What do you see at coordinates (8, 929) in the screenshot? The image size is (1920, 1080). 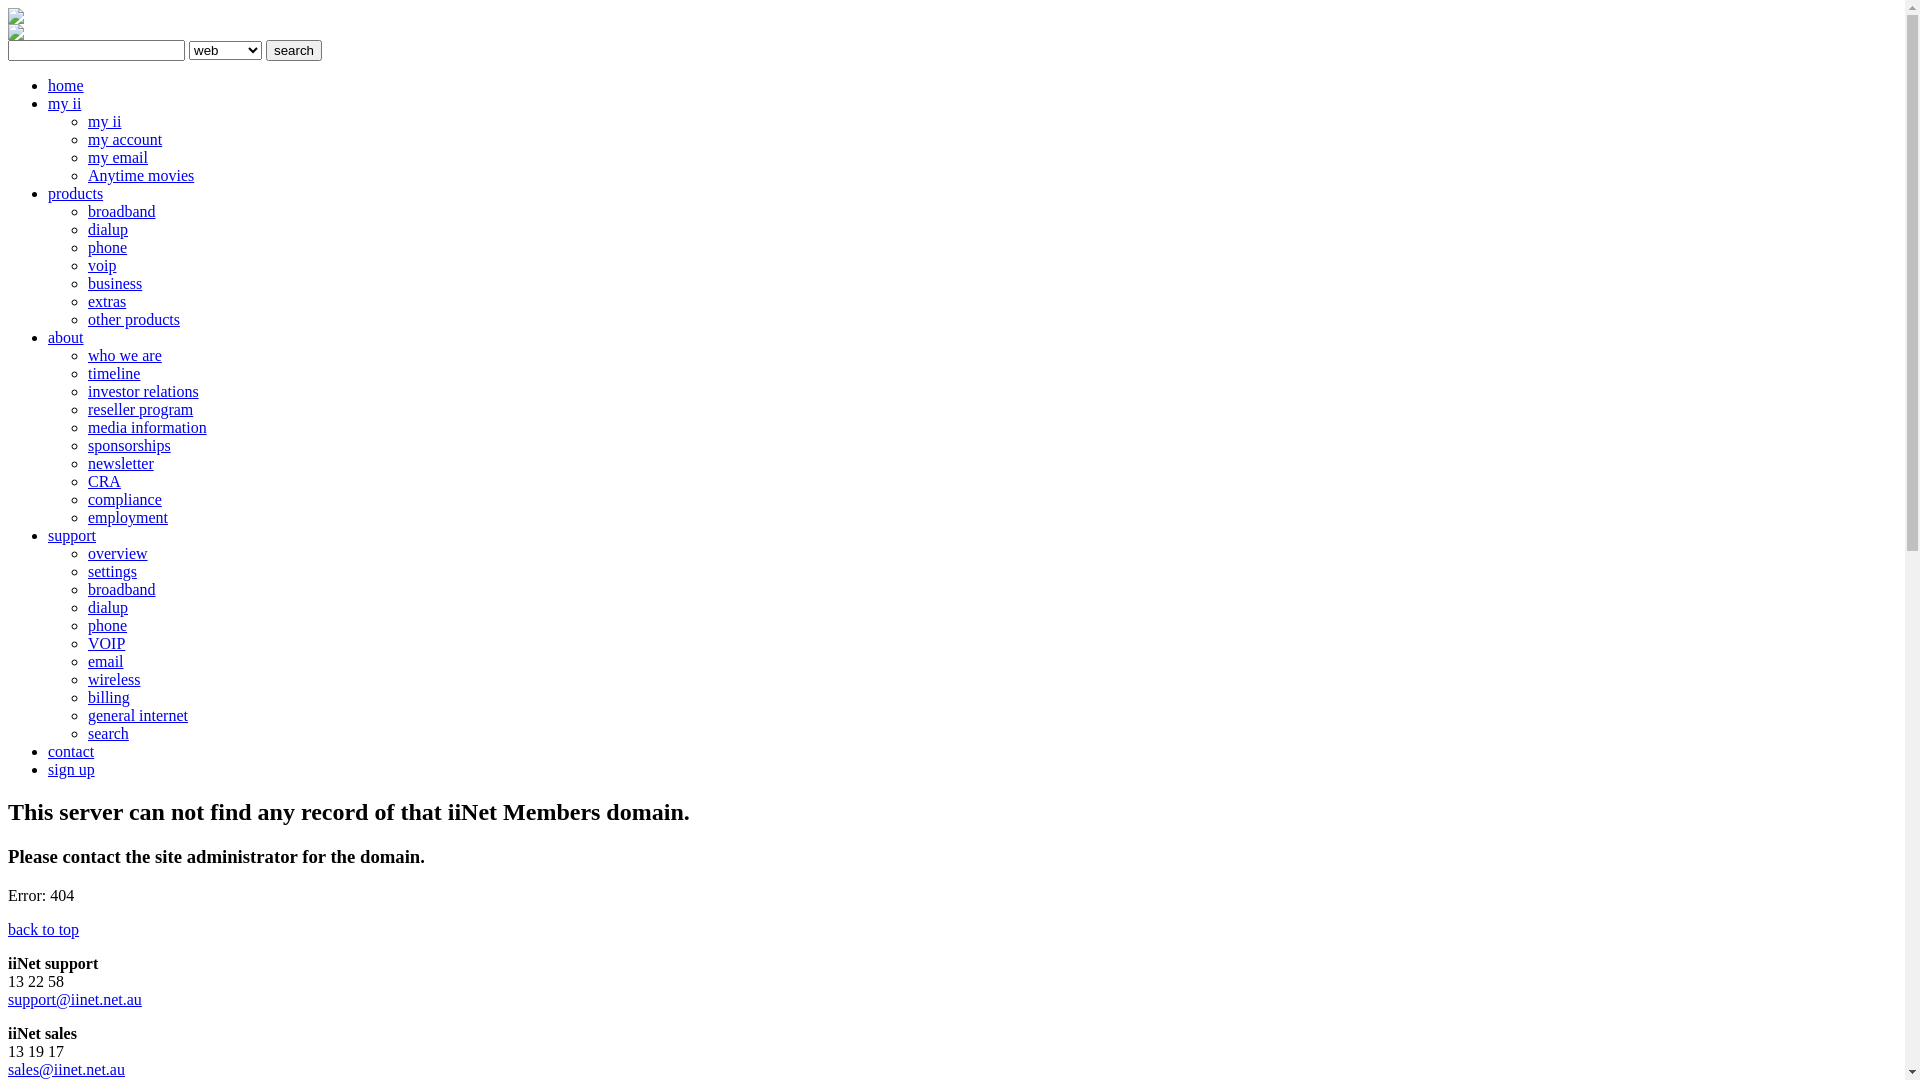 I see `'back to top'` at bounding box center [8, 929].